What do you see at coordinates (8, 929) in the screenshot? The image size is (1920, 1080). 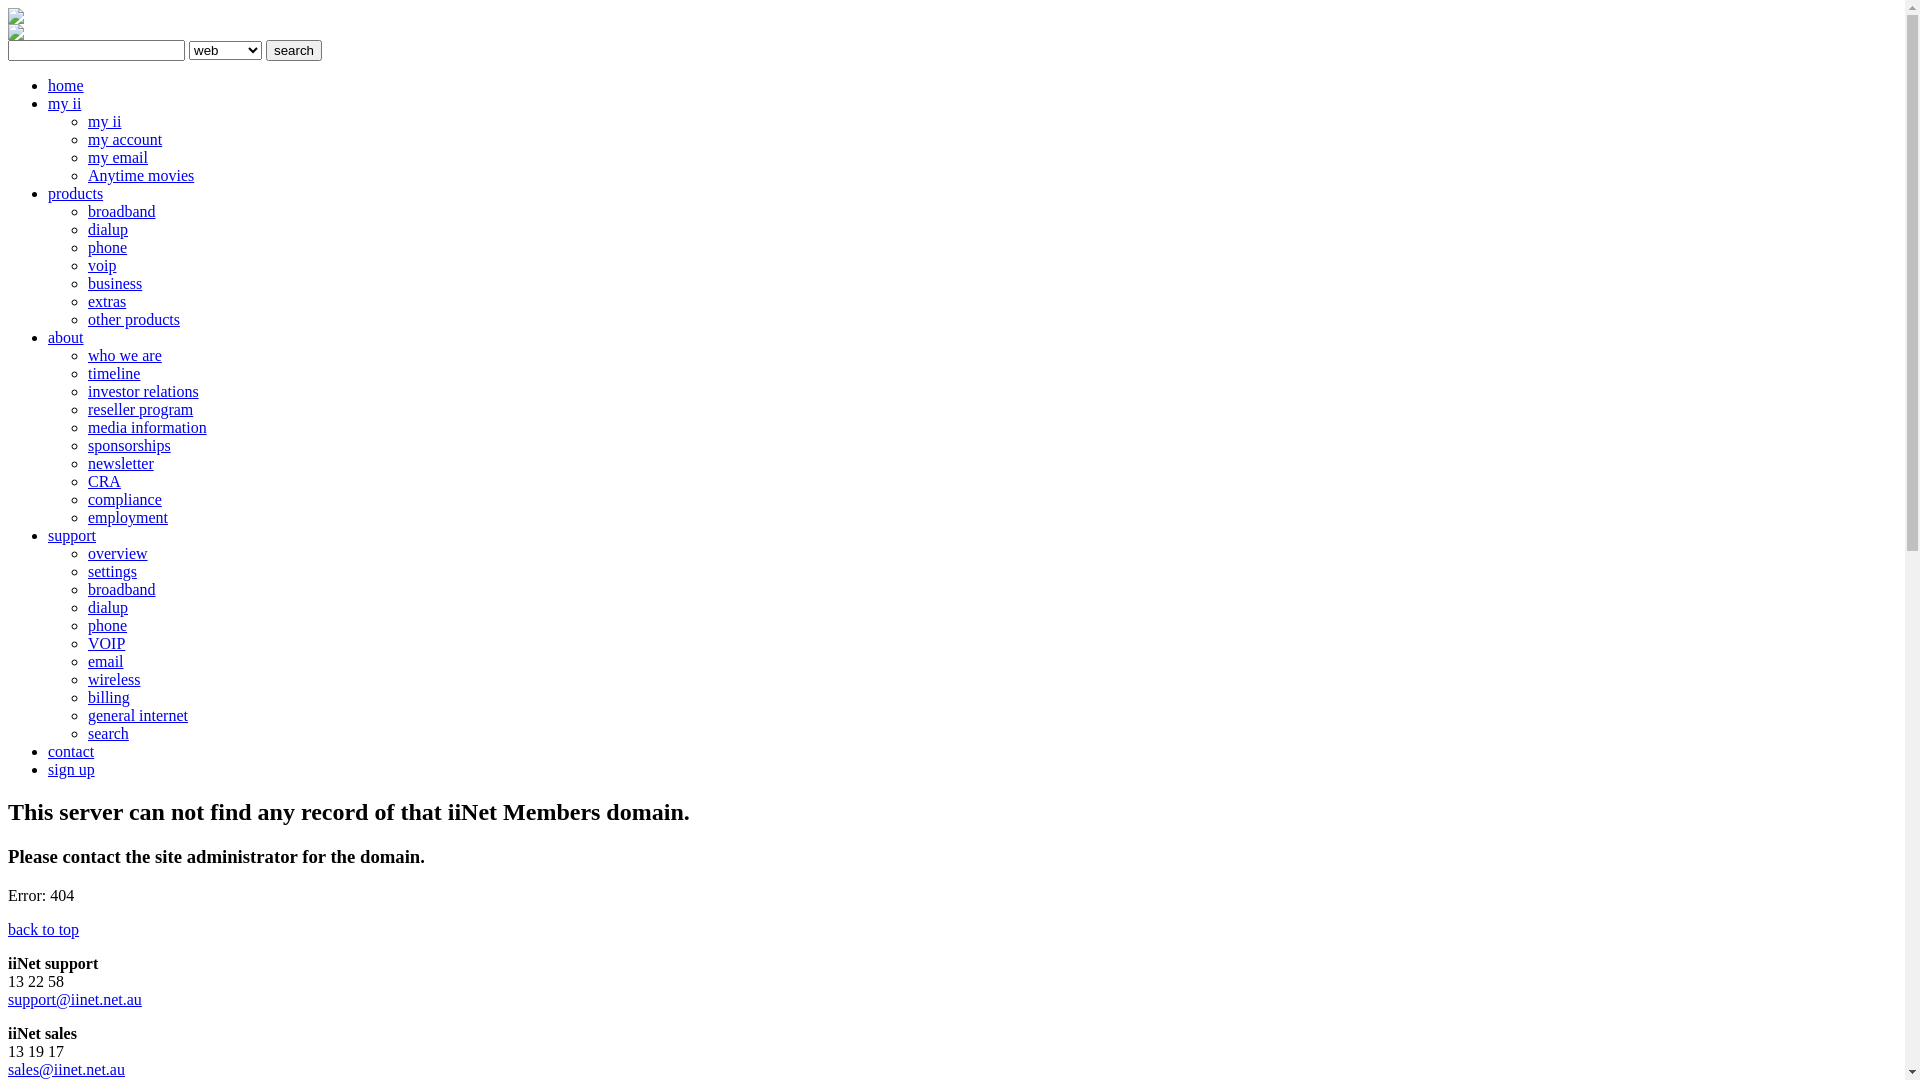 I see `'back to top'` at bounding box center [8, 929].